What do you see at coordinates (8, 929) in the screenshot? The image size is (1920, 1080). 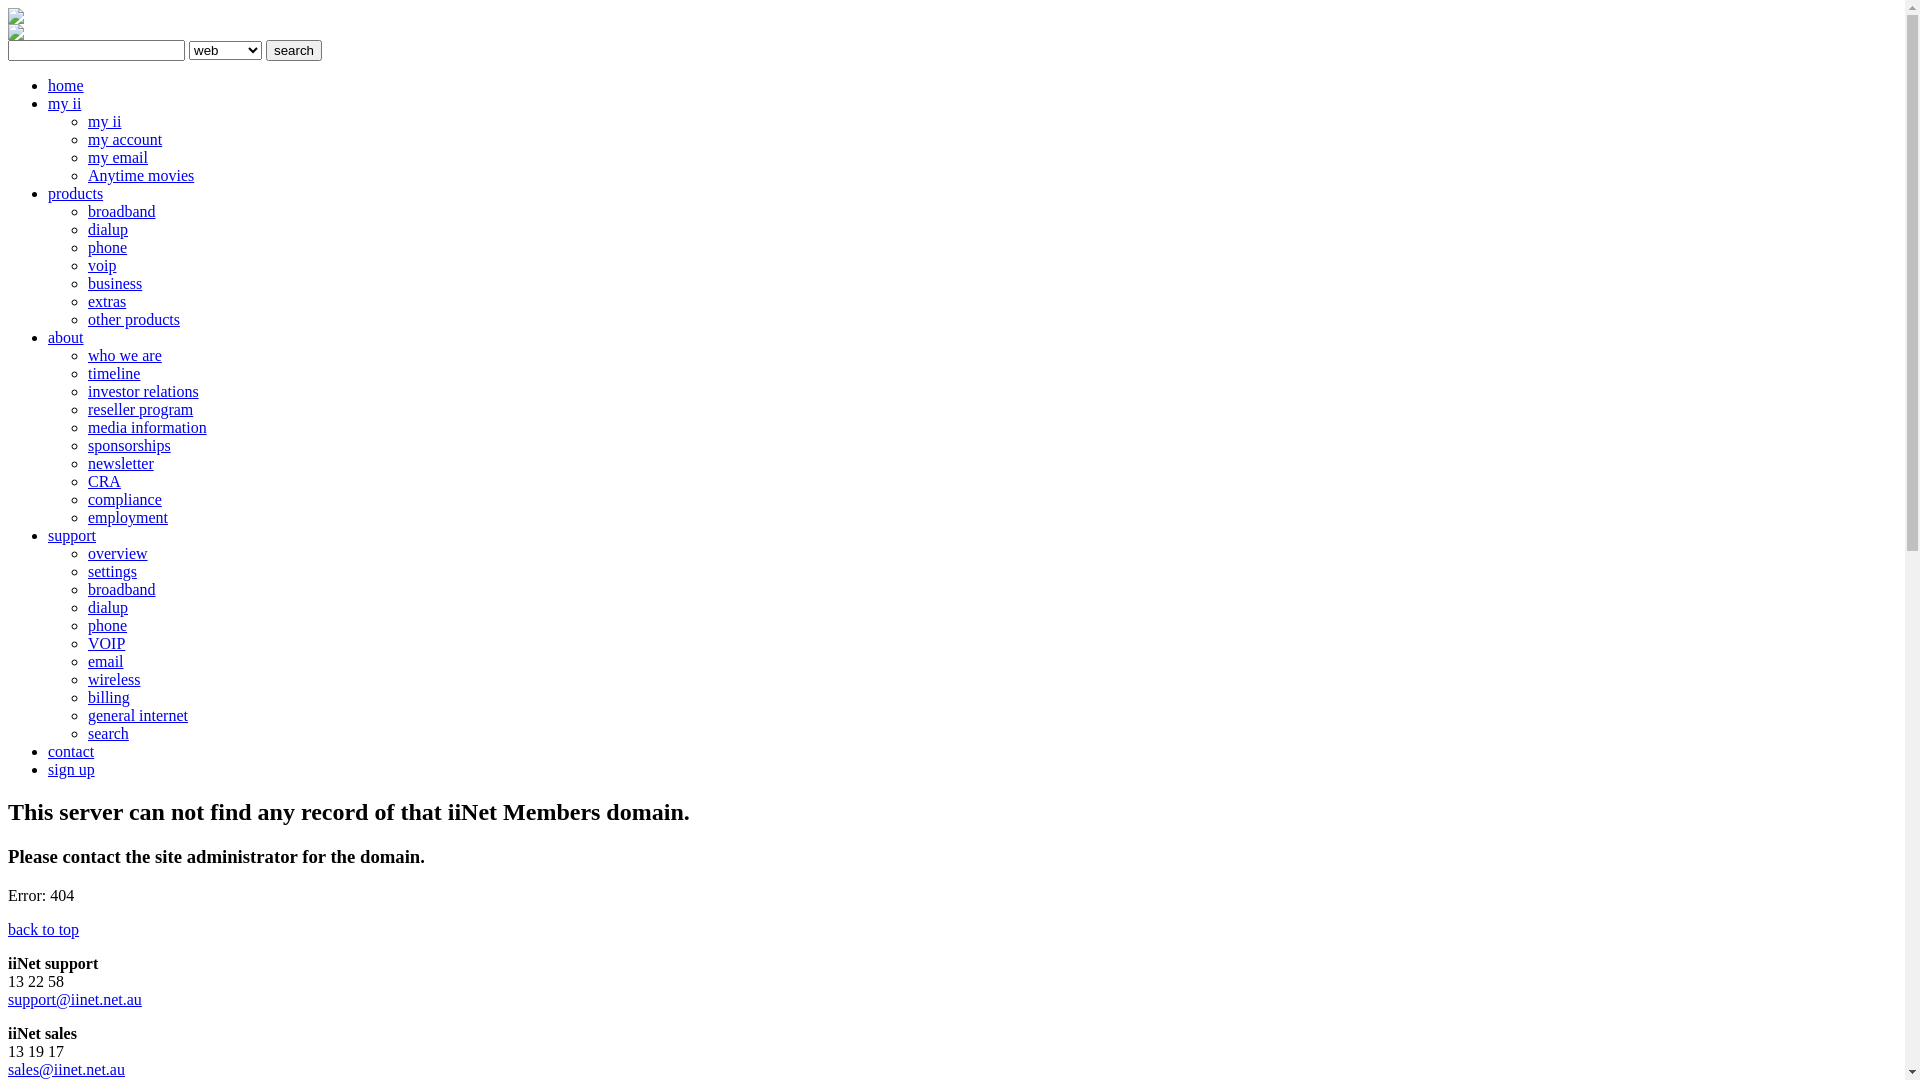 I see `'back to top'` at bounding box center [8, 929].